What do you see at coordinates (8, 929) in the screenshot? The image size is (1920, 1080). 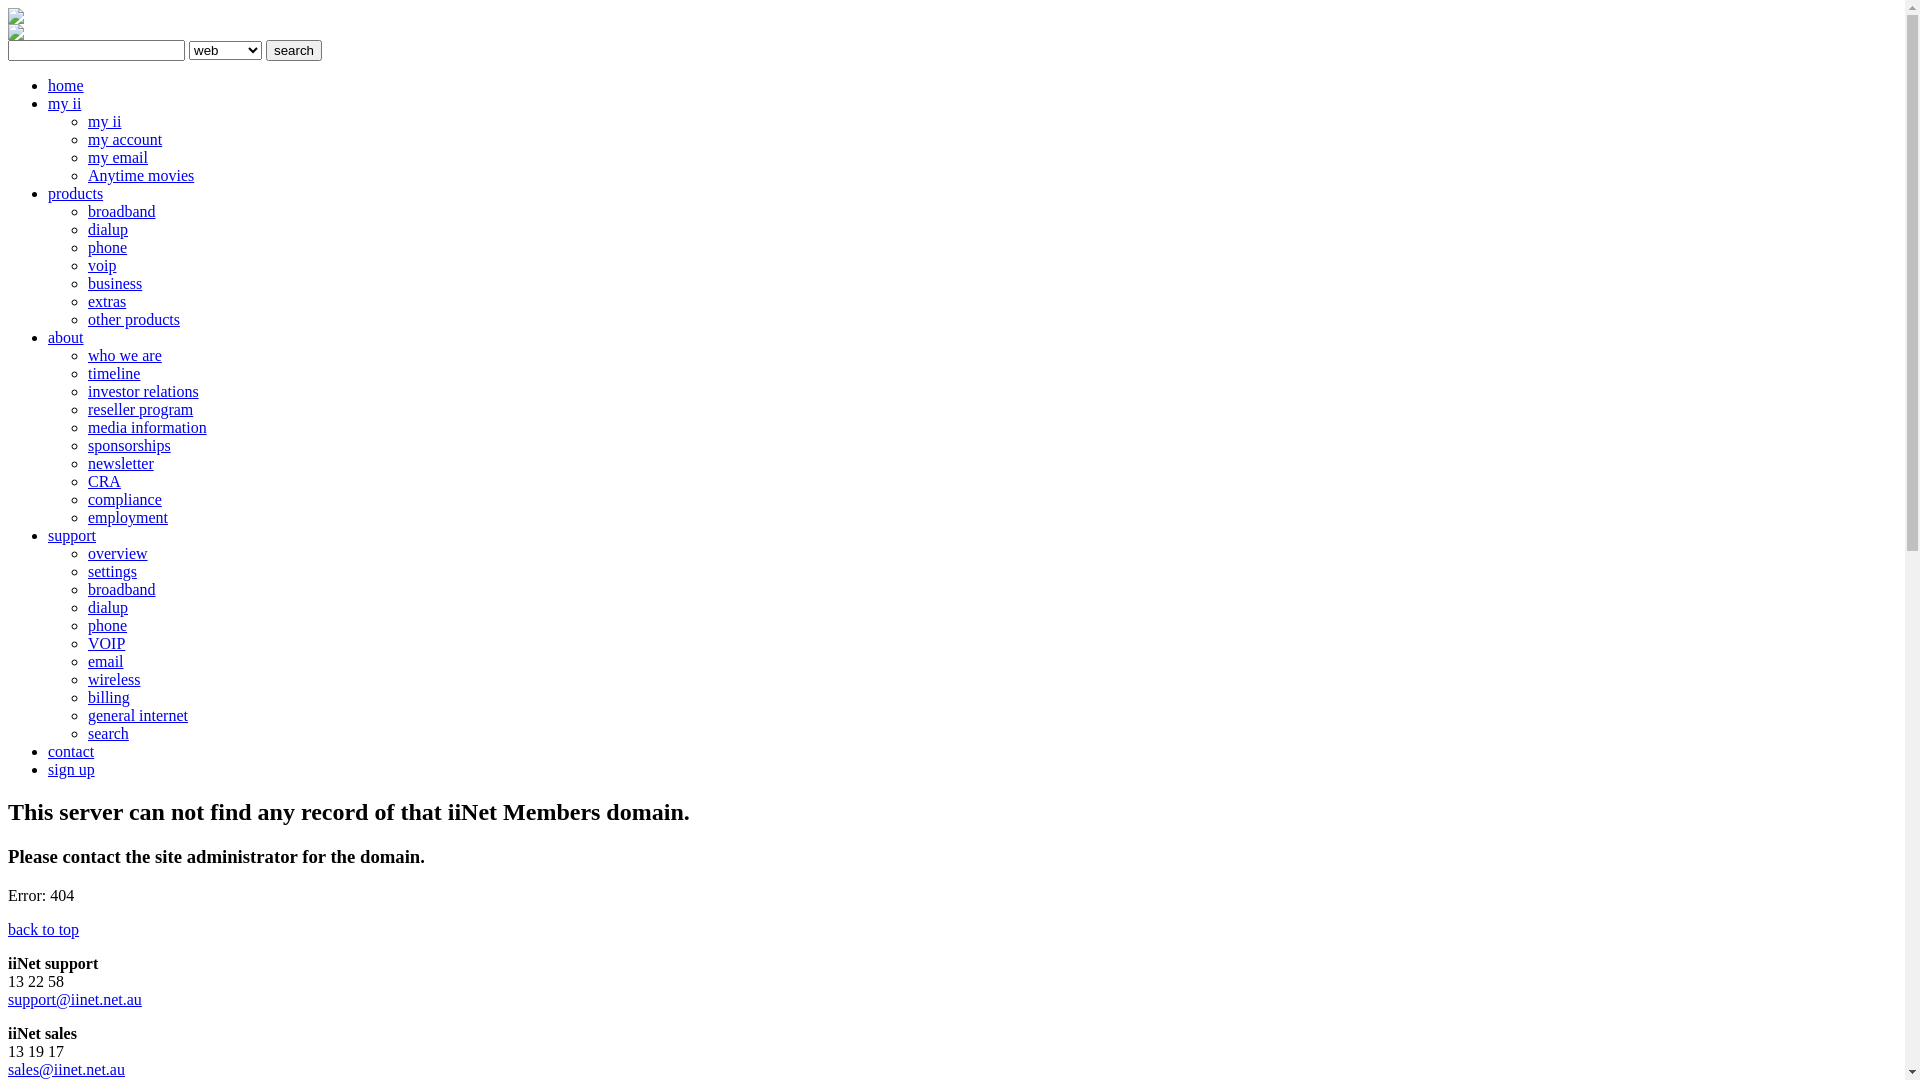 I see `'back to top'` at bounding box center [8, 929].